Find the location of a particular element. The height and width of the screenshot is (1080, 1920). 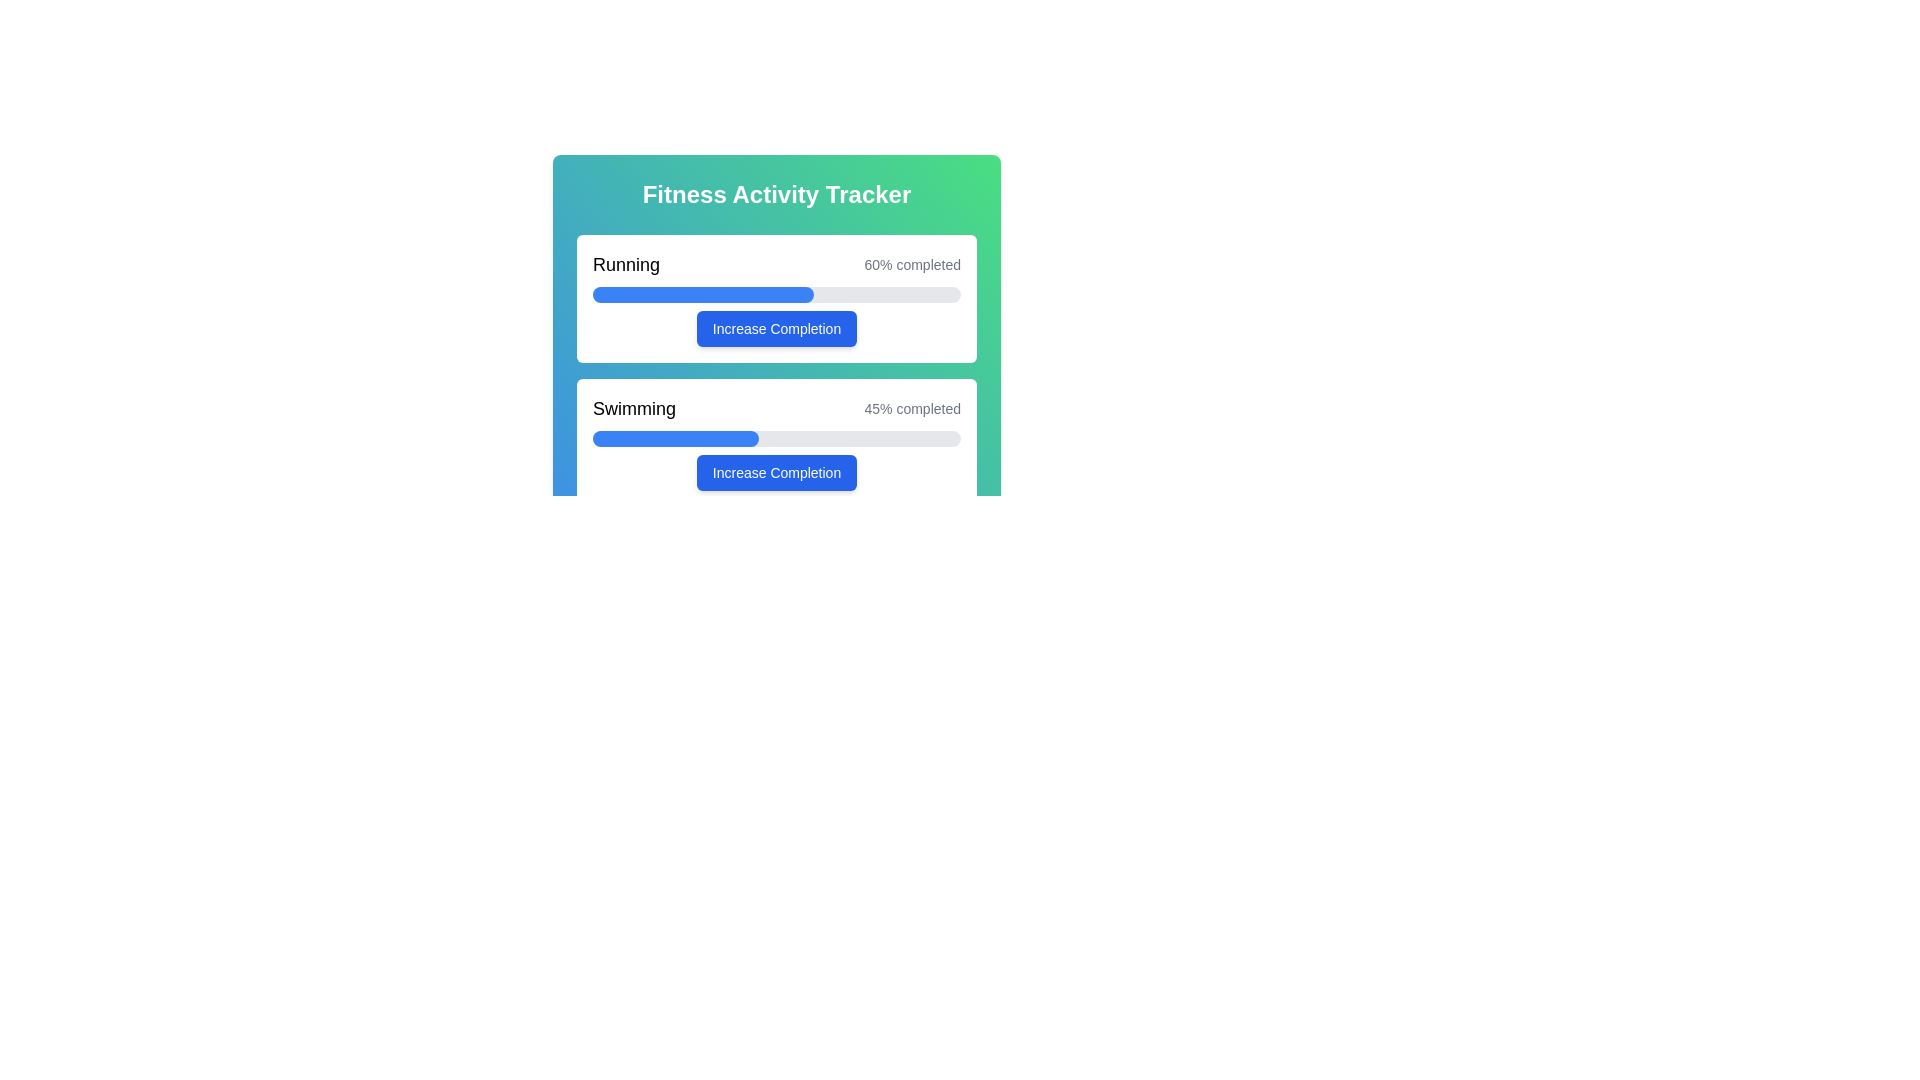

completion percentage from the text label located to the right of the 'Swimming' text in the second progress block of the 'Fitness Activity Tracker' section is located at coordinates (911, 407).